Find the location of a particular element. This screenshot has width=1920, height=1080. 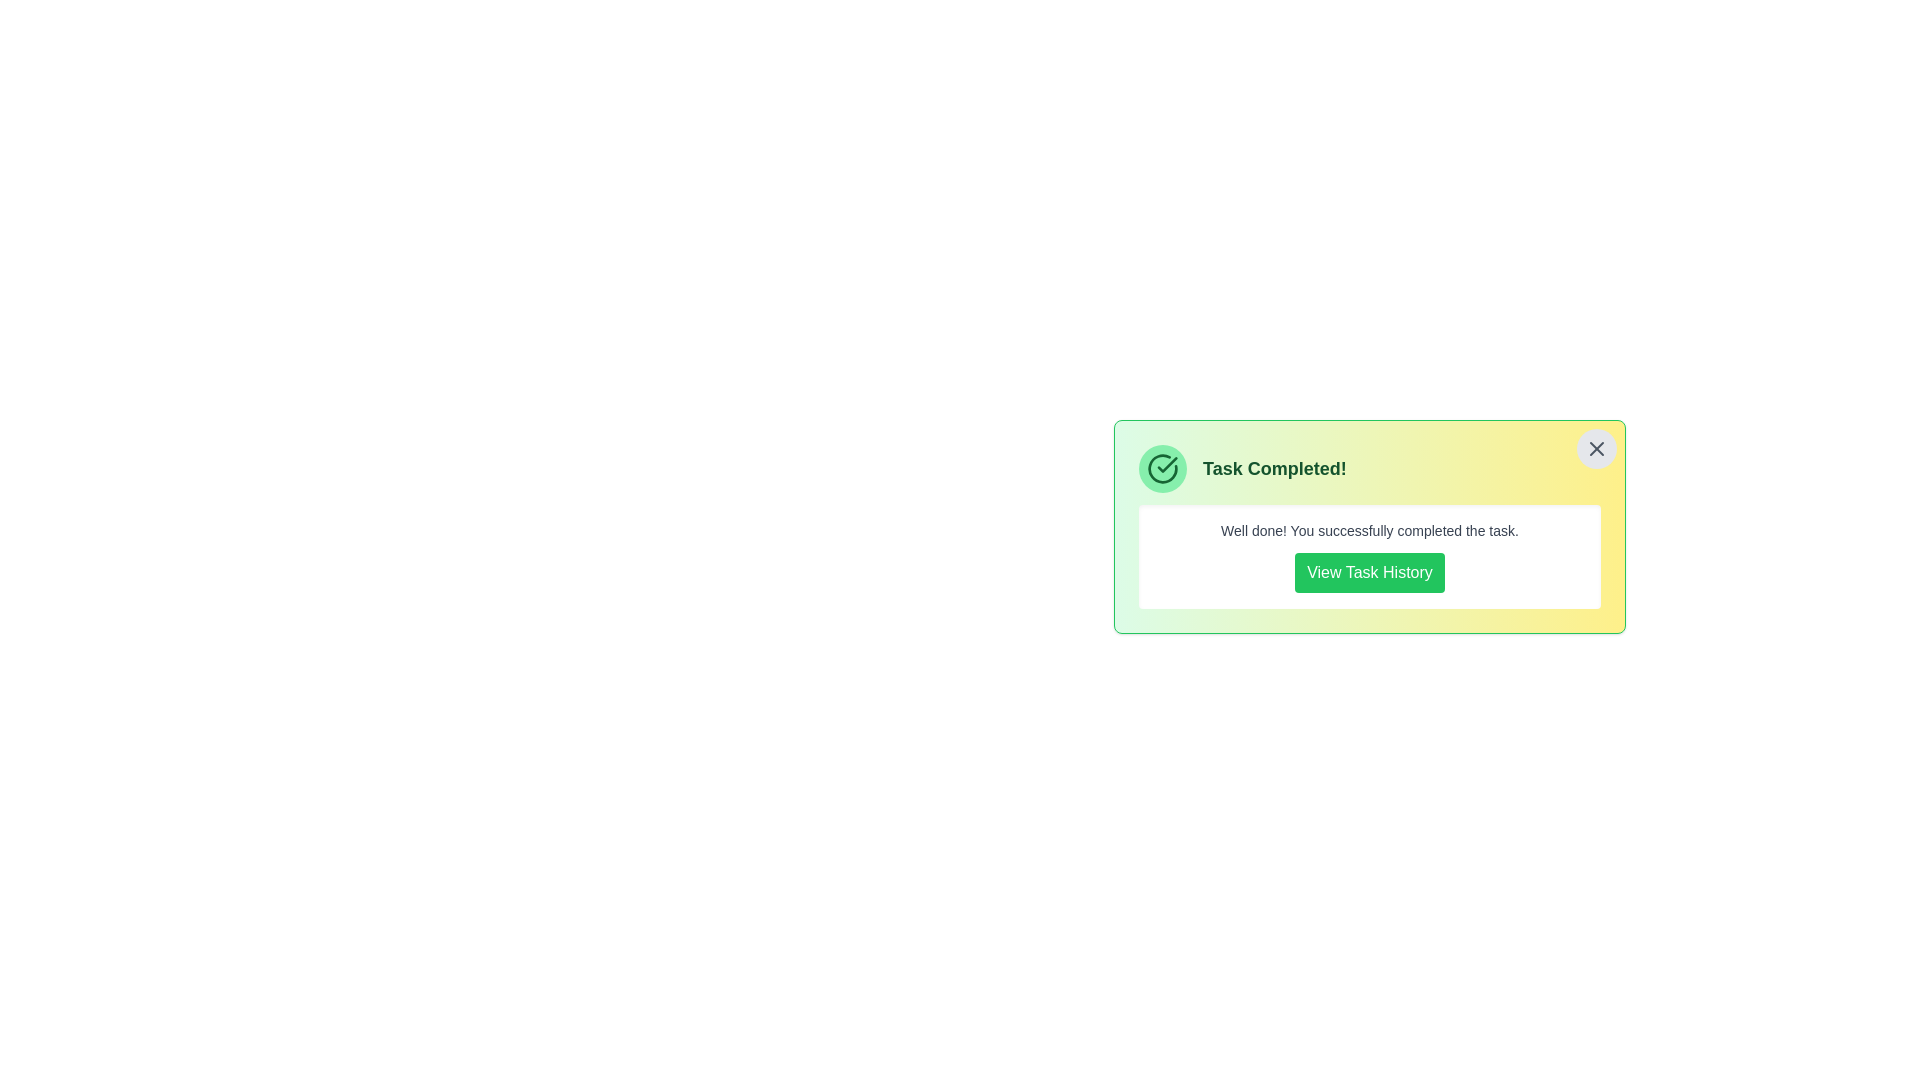

the close button to observe the hover effect is located at coordinates (1596, 447).